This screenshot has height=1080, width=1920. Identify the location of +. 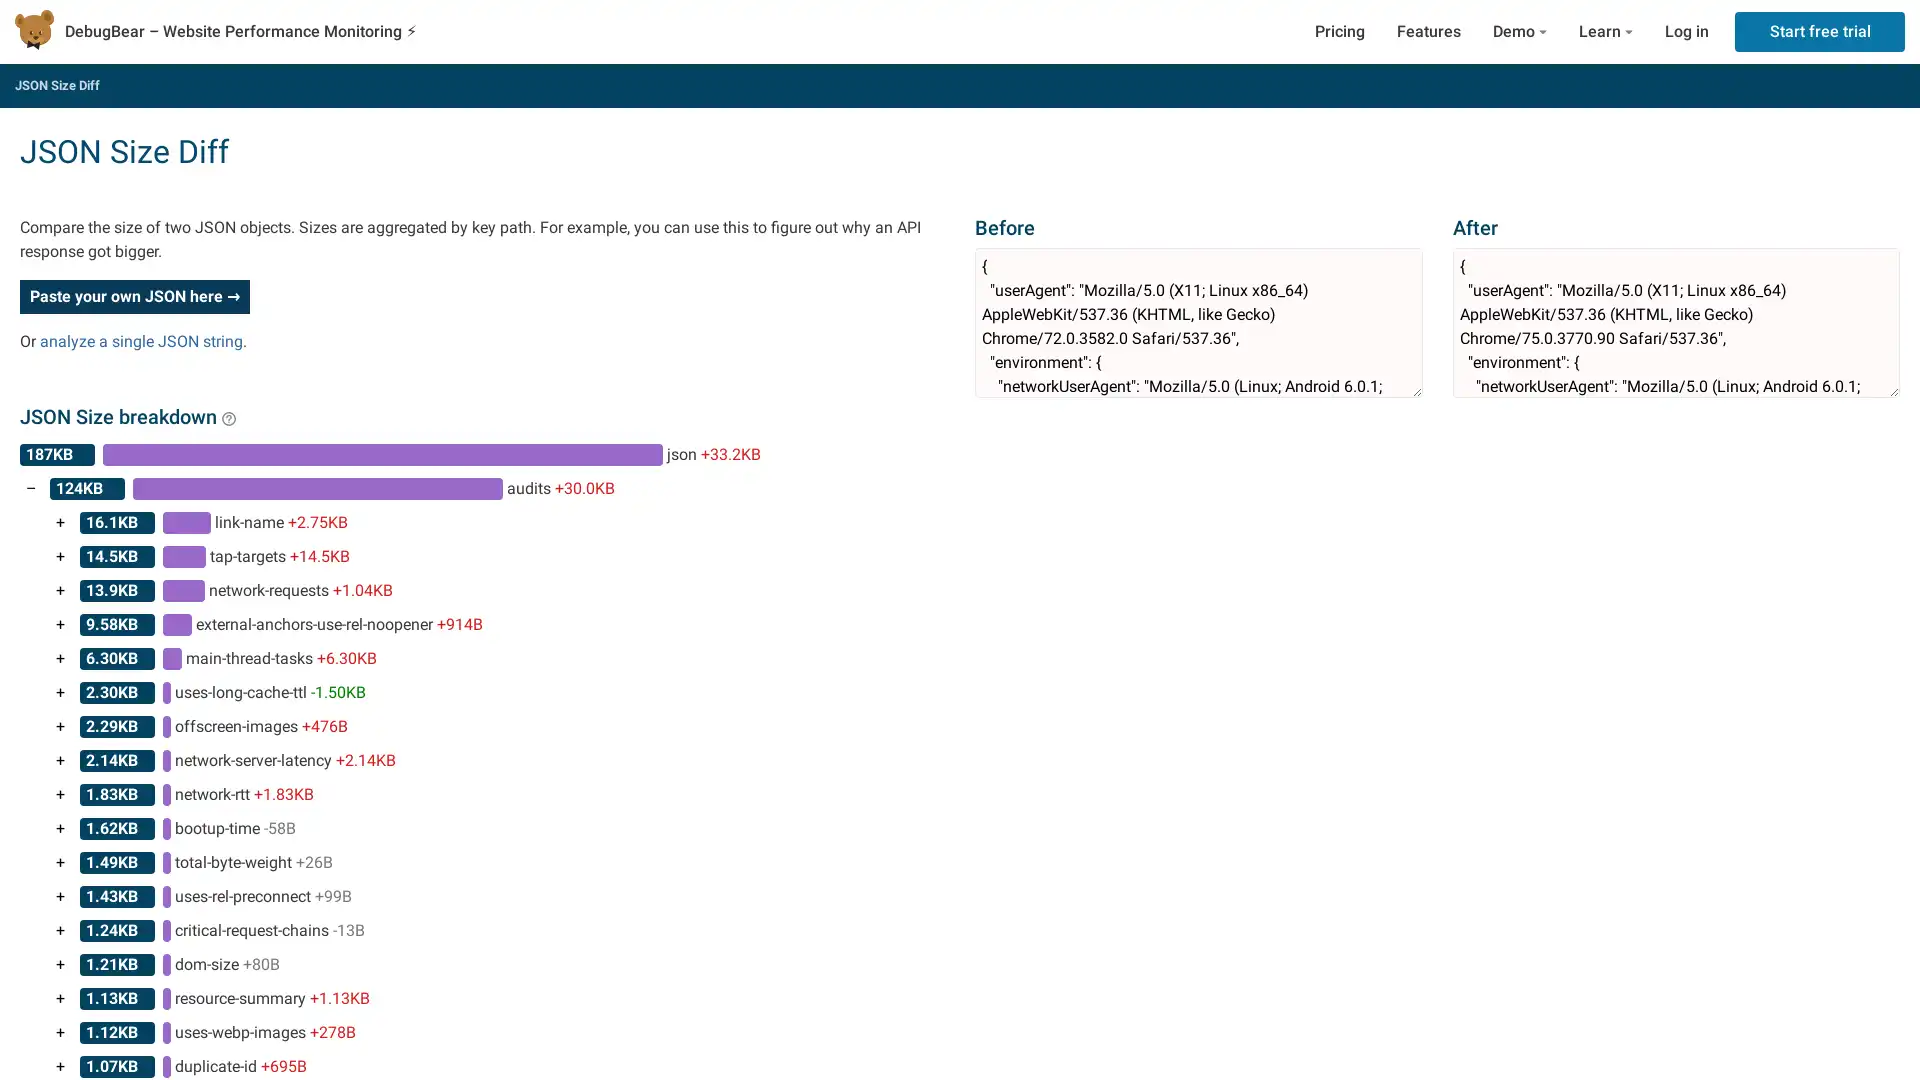
(60, 829).